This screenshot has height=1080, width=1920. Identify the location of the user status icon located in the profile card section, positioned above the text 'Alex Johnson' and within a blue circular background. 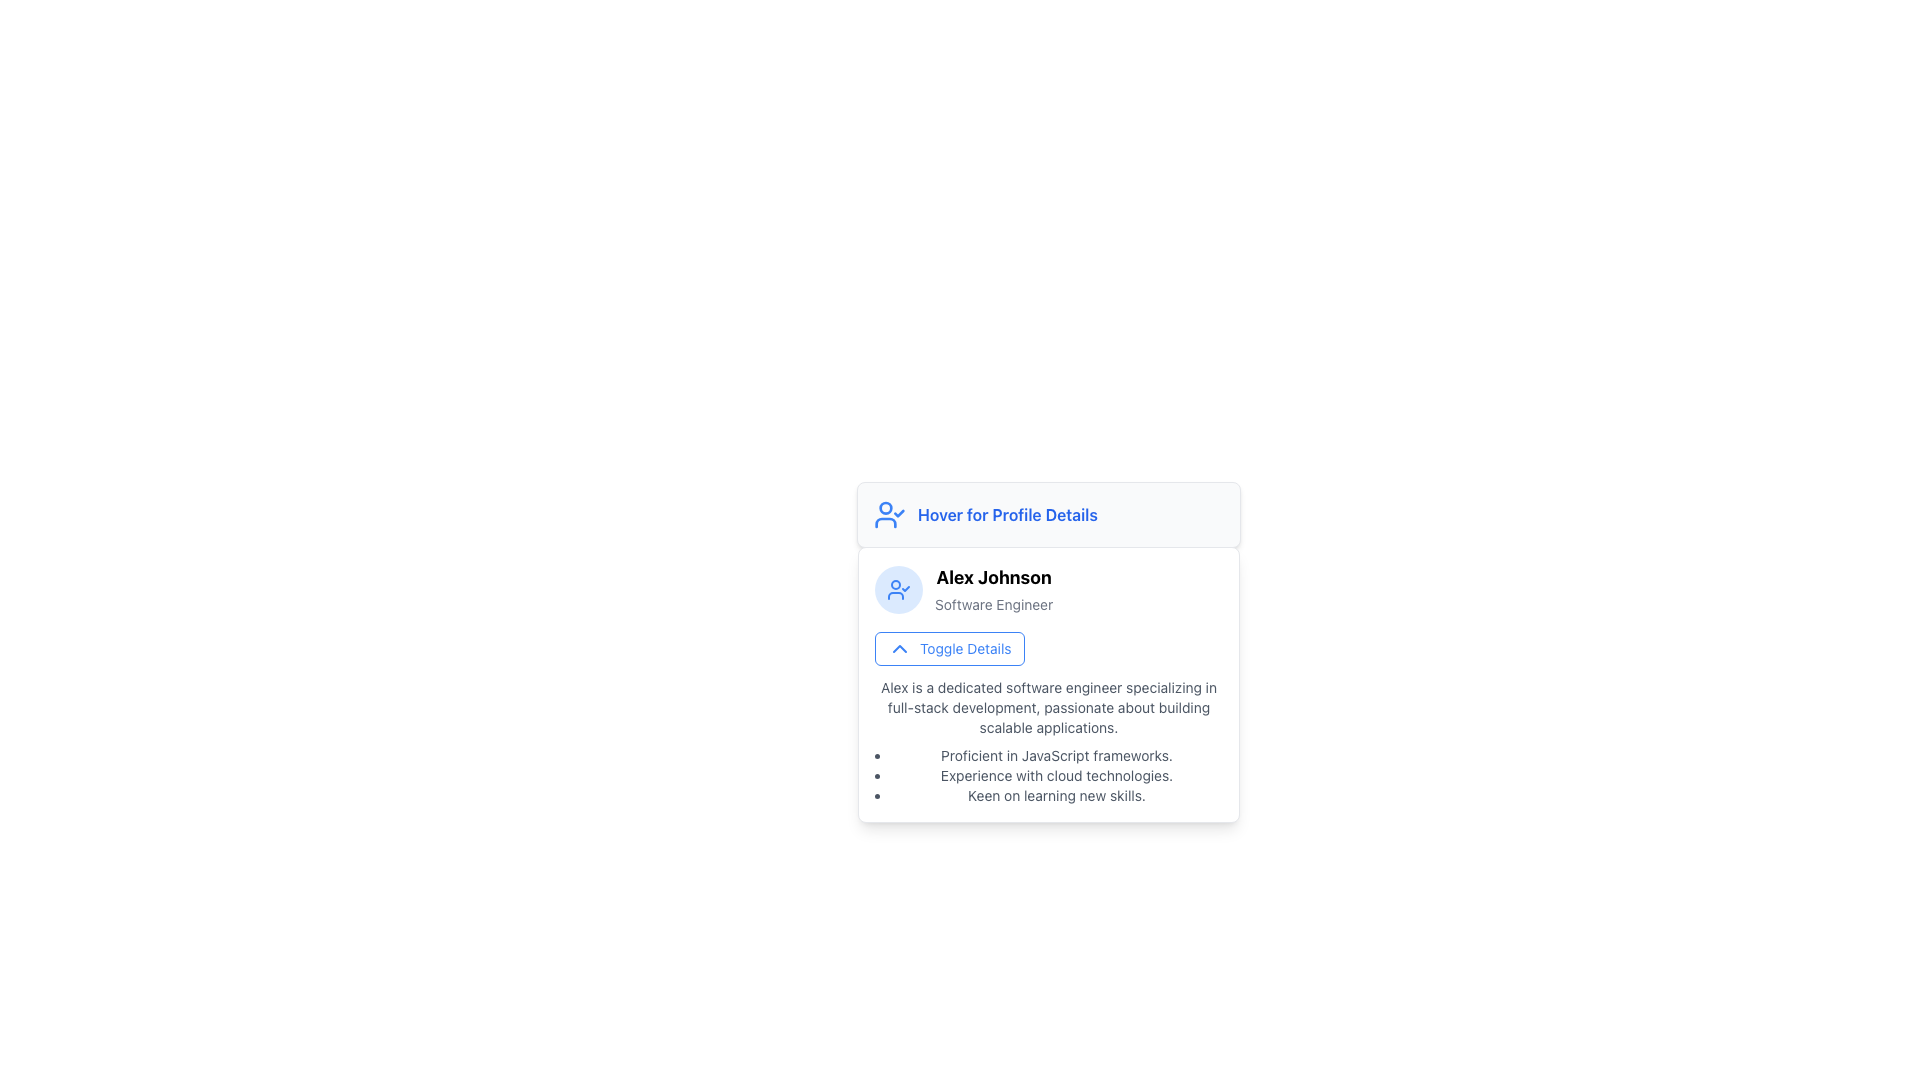
(897, 589).